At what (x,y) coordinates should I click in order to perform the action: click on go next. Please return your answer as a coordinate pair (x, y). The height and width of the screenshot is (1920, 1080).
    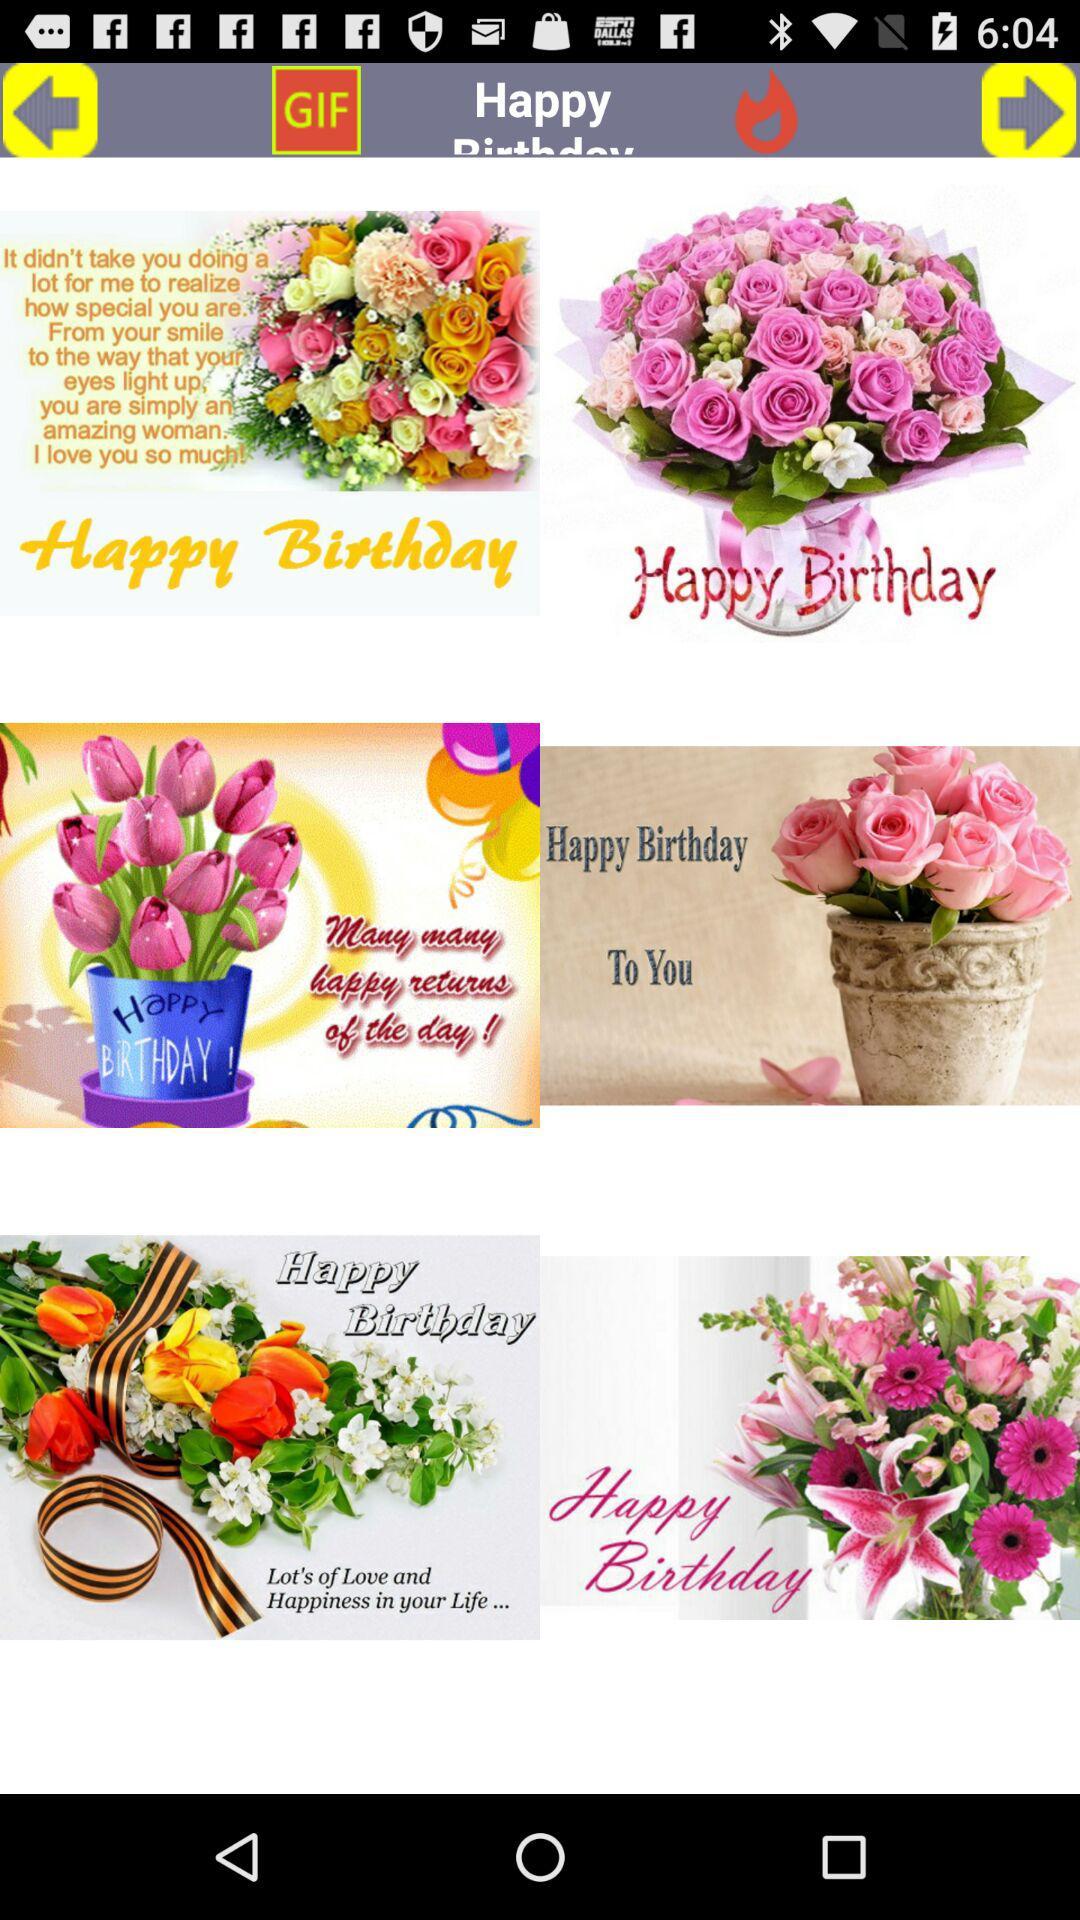
    Looking at the image, I should click on (1029, 109).